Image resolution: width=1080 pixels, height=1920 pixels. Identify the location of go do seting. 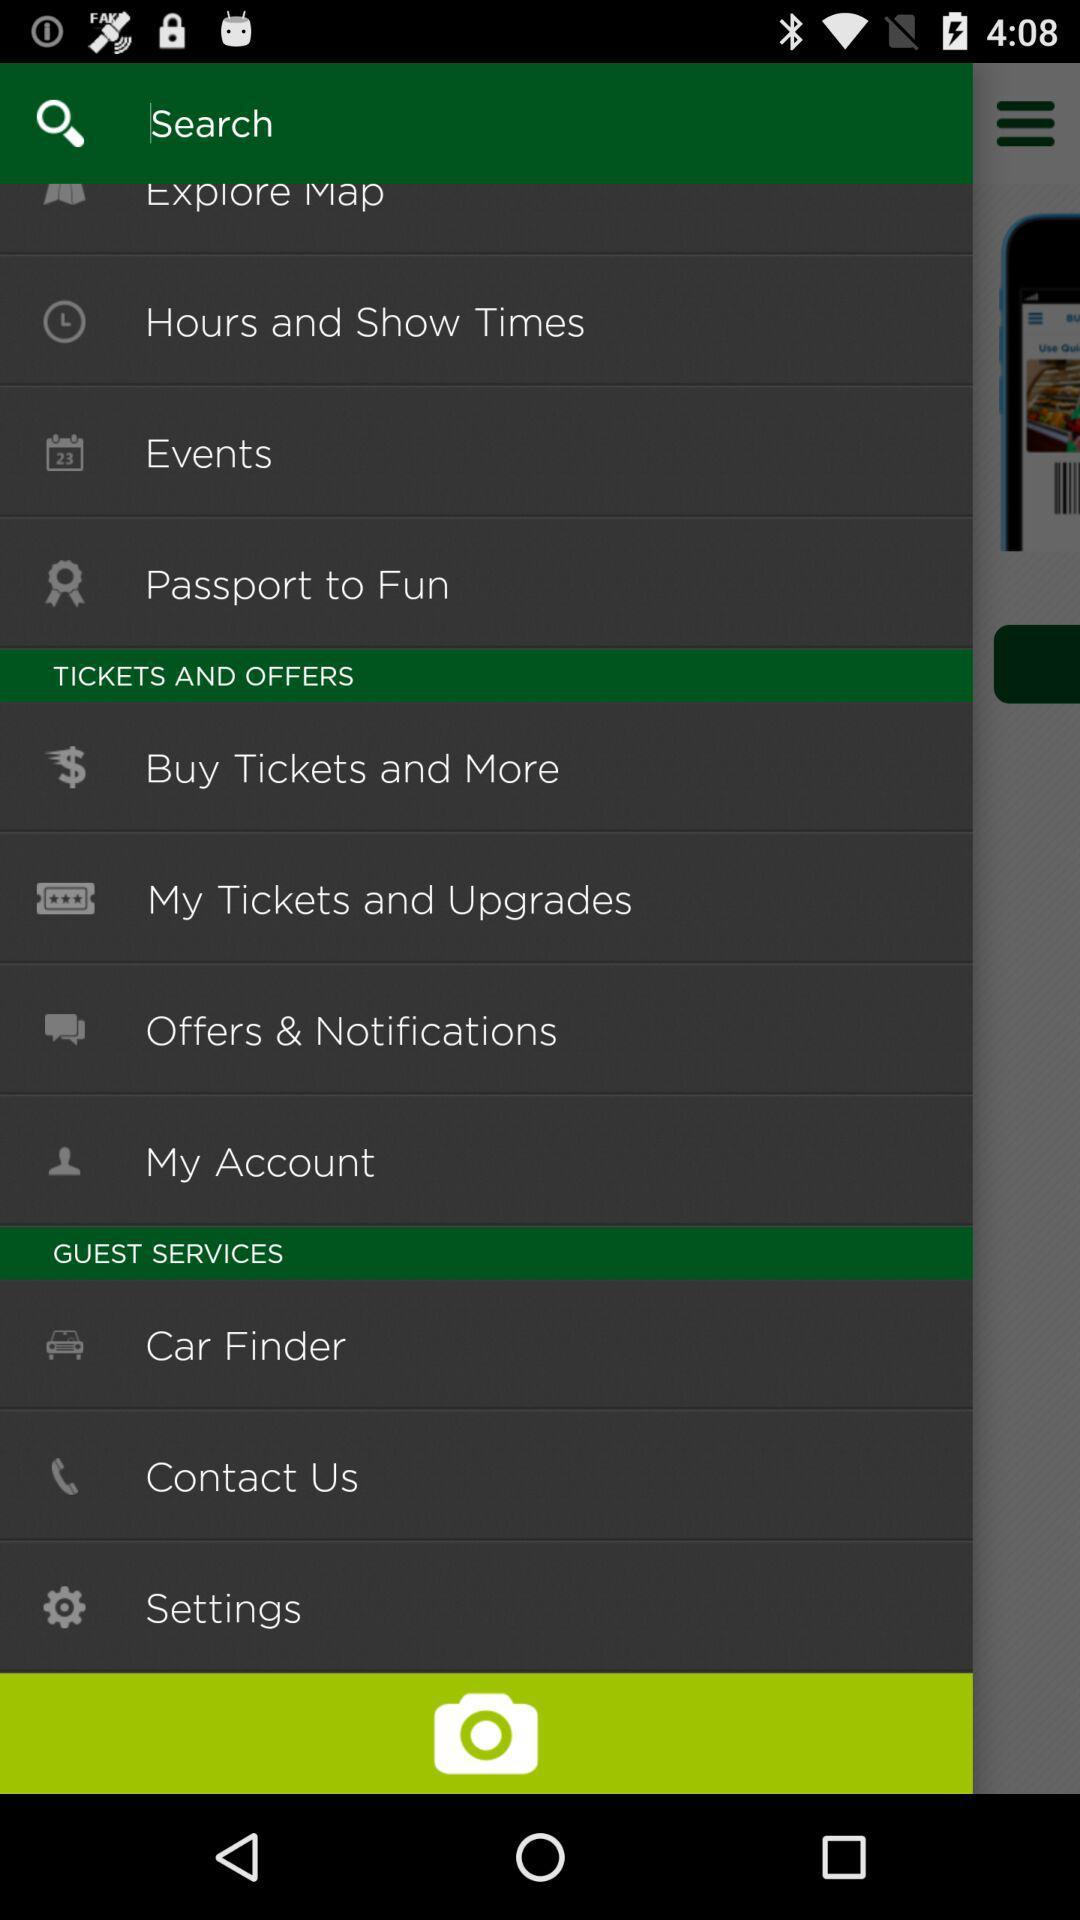
(1026, 122).